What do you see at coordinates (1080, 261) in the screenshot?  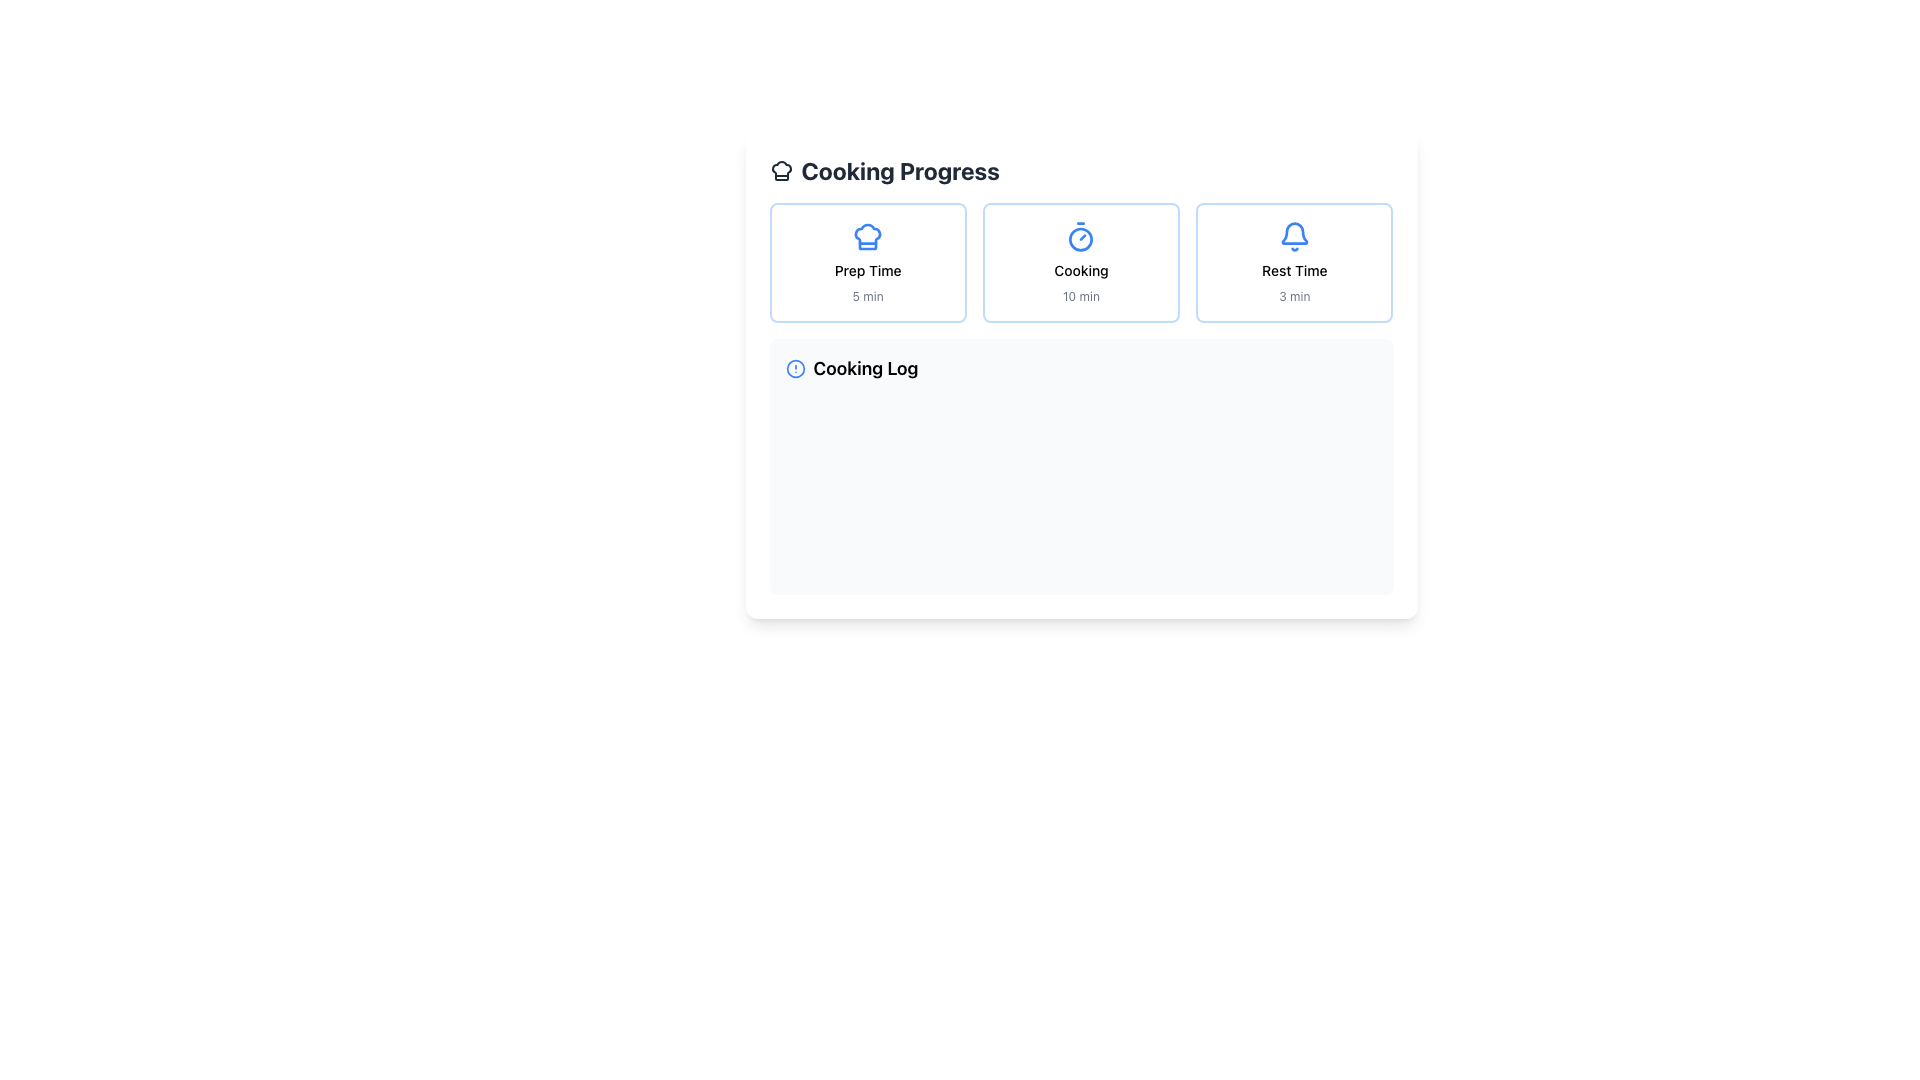 I see `information provided on the 'Cooking' informative card, which indicates a duration of 10 minutes, positioned as the second card in a horizontal layout between 'Prep Time - 5 min' and 'Rest Time - 3 min'` at bounding box center [1080, 261].